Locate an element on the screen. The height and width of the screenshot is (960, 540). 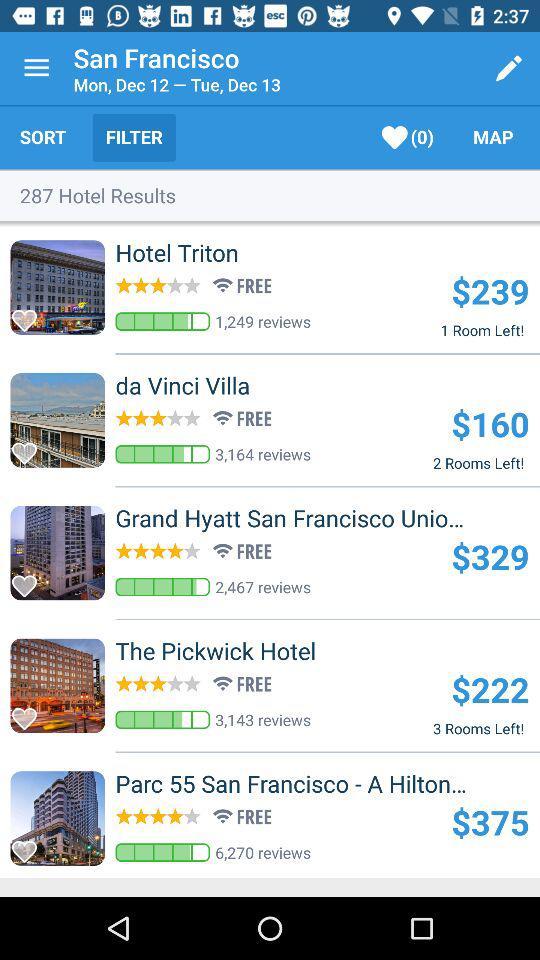
icon to the right of 1,249 reviews is located at coordinates (489, 289).